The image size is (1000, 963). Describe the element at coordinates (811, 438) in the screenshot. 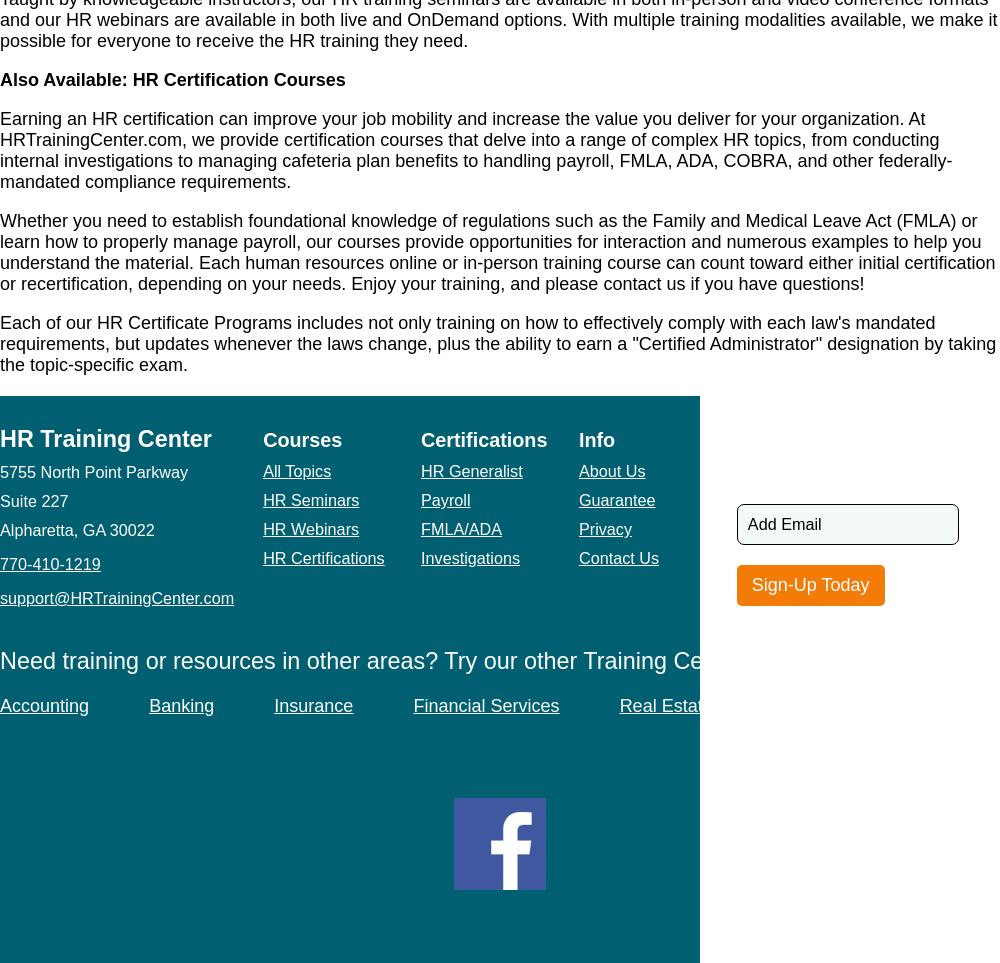

I see `'Stay Up To Date'` at that location.